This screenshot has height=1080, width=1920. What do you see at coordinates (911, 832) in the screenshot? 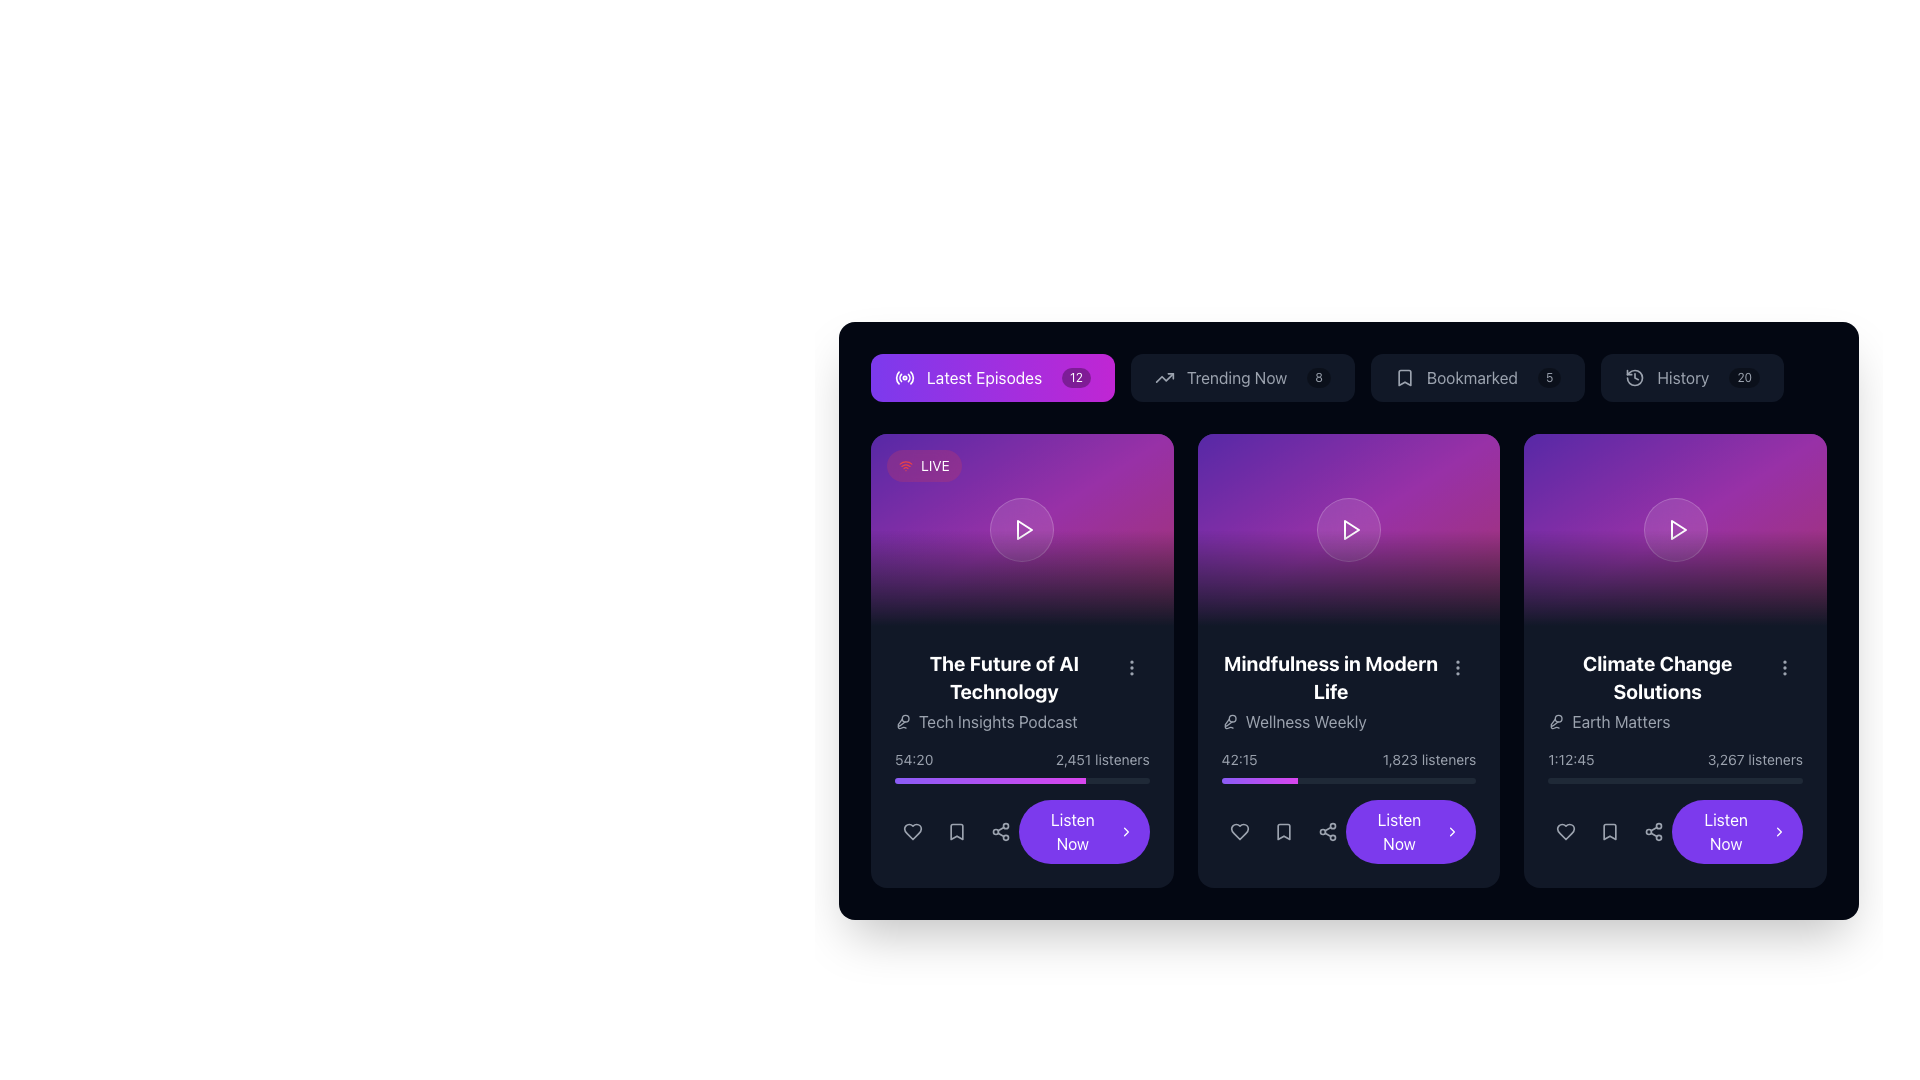
I see `the heart-shaped icon in the bottom-left corner of the first content card` at bounding box center [911, 832].